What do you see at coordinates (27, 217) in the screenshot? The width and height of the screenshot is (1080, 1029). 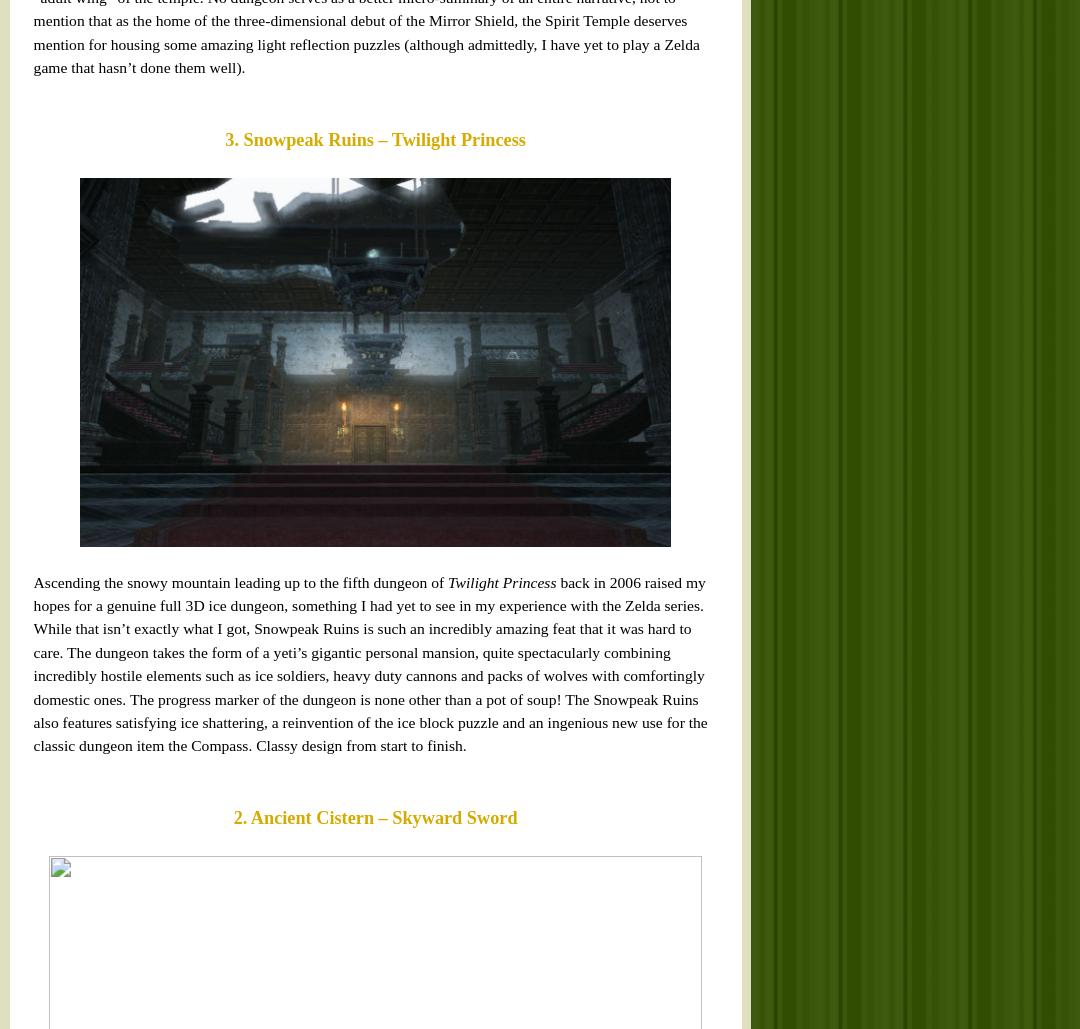 I see `'simply oozes atmosphere from every crevice of its fantastical sprawling layout. Much like the Snowpeak Ruins, the City in the Sky doubles as the dwelling place for a fantasy race, in this case the unsettling chicken-ghoul hybrids the Oocca. After getting shot into the sky by a giant cannon, you land in a pool of water at the end of a catwalk leading to an incredibly majestic hall with tiles that fall away beneath your feet. You cannot ever trust the floor, but with a Clawshot on each arm, why would you need to? Overgrown vines weave their way across great stone structures that have withstood centuries of gales so strong they will blow you away without the Iron Boots equipped. Distant glimpses of the tyrannical dragon creature running the show hint at the bombastic finale to come. The whole experience feels like a playable Hayao Miyazaki film, and there really isn’t any higher compliment I can pay.'` at bounding box center [27, 217].